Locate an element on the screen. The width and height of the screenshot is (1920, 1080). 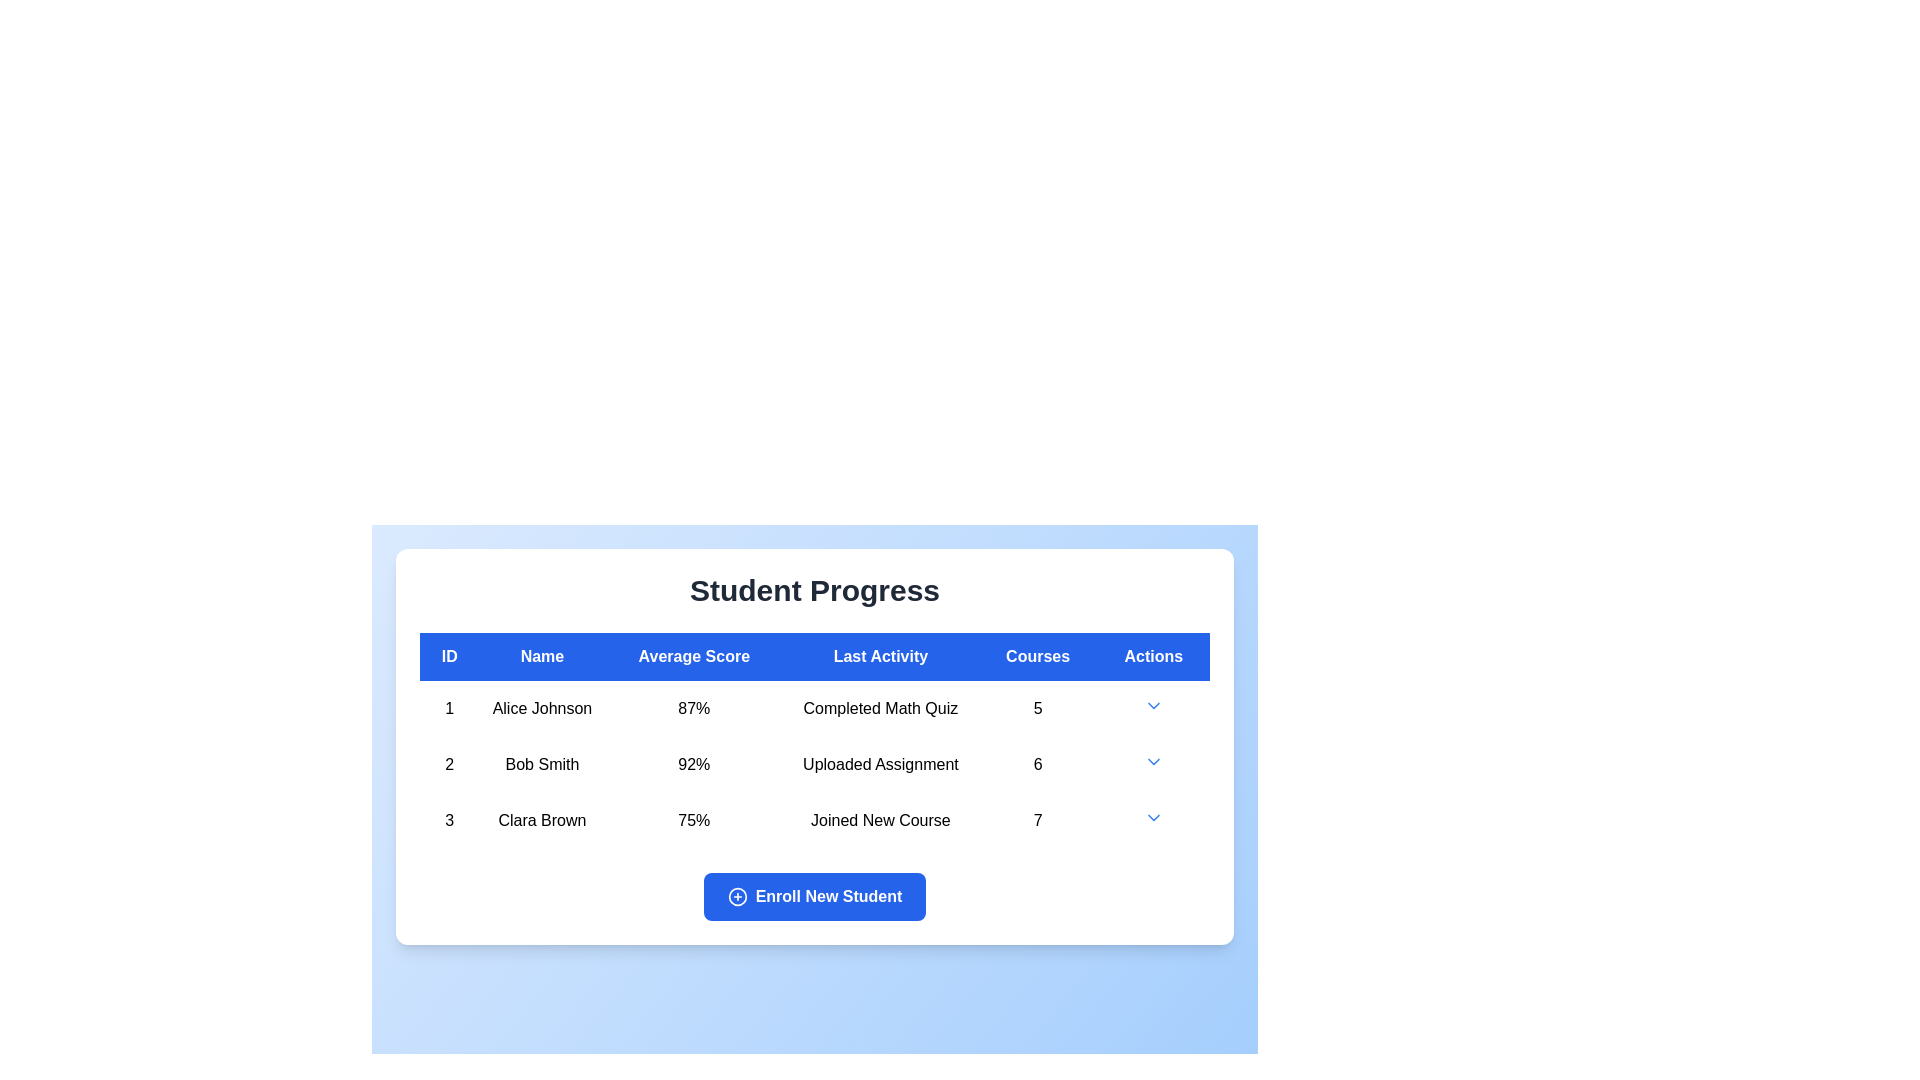
the text label displaying '92%' which is located in the 'Average Score' column for 'Bob Smith' in the table is located at coordinates (694, 764).